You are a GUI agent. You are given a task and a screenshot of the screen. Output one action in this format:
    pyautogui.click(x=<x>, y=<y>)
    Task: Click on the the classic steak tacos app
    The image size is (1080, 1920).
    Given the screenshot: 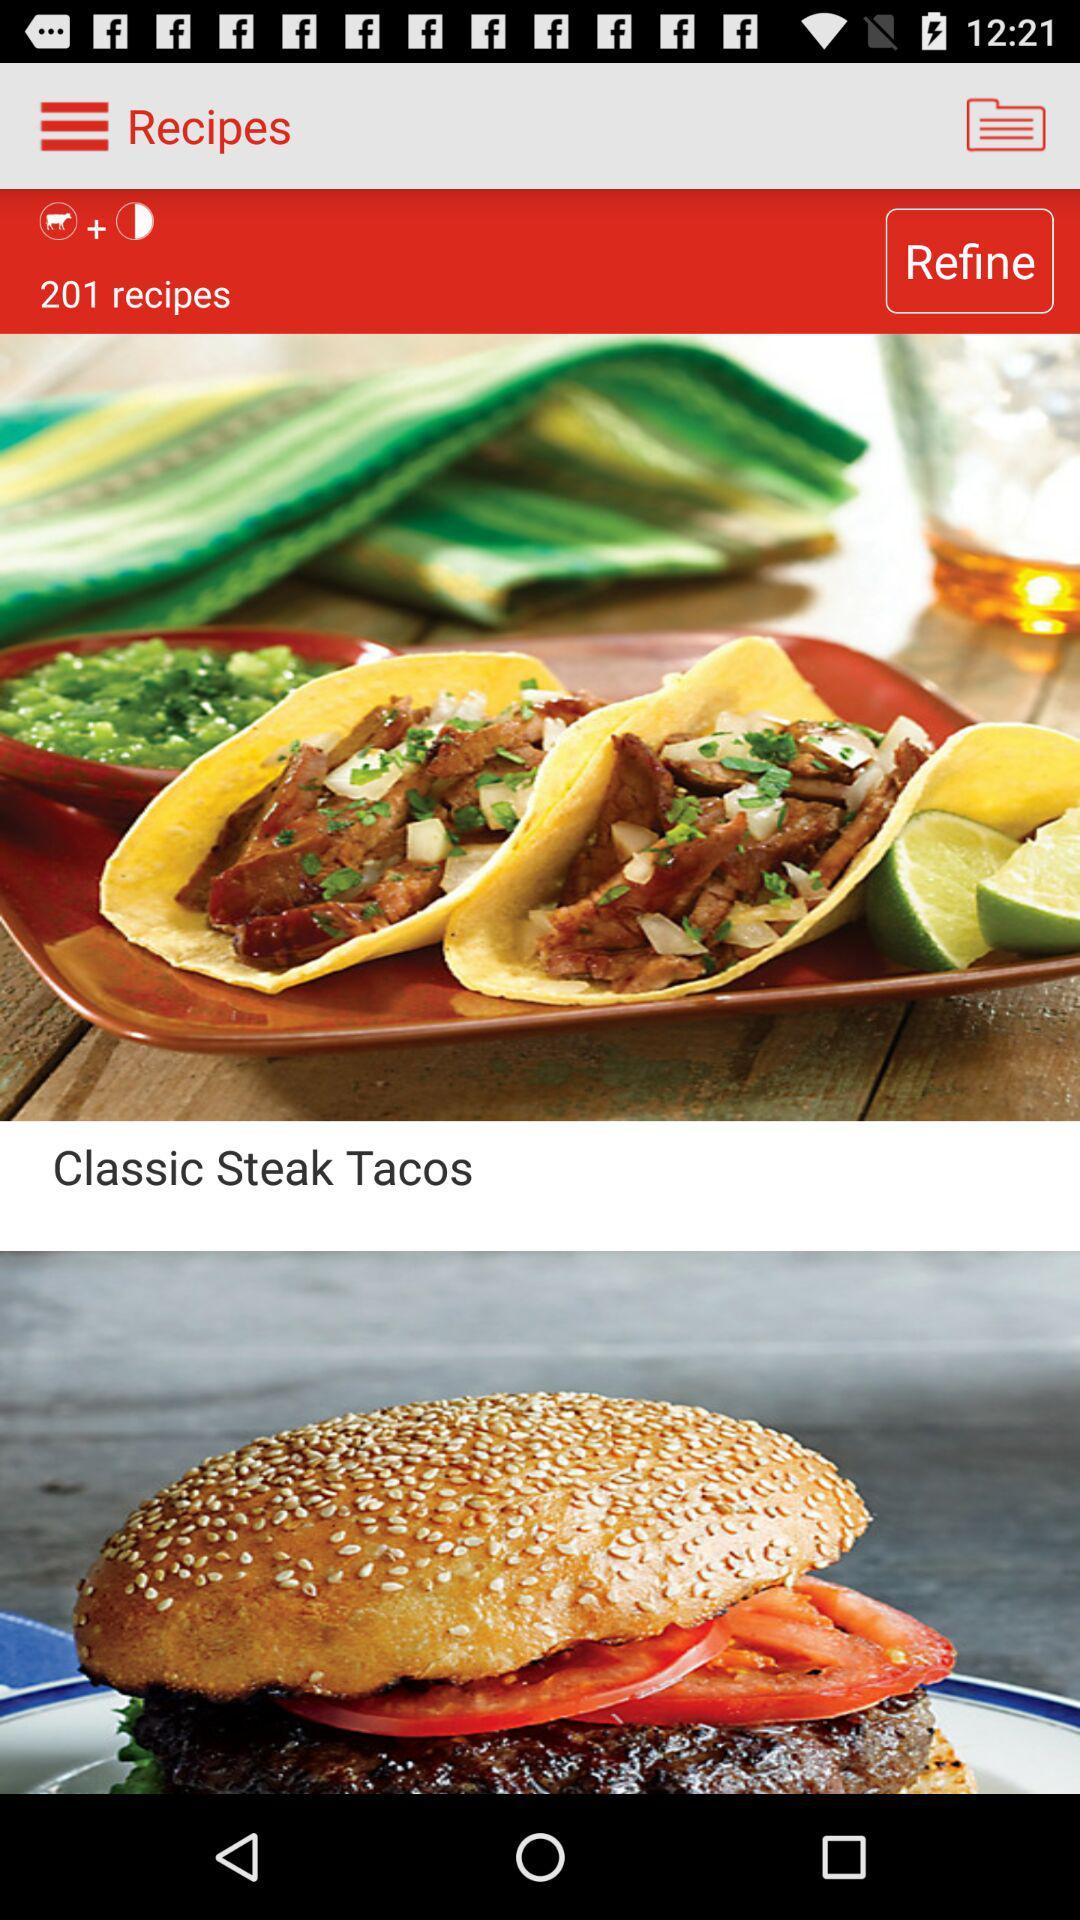 What is the action you would take?
    pyautogui.click(x=438, y=1192)
    